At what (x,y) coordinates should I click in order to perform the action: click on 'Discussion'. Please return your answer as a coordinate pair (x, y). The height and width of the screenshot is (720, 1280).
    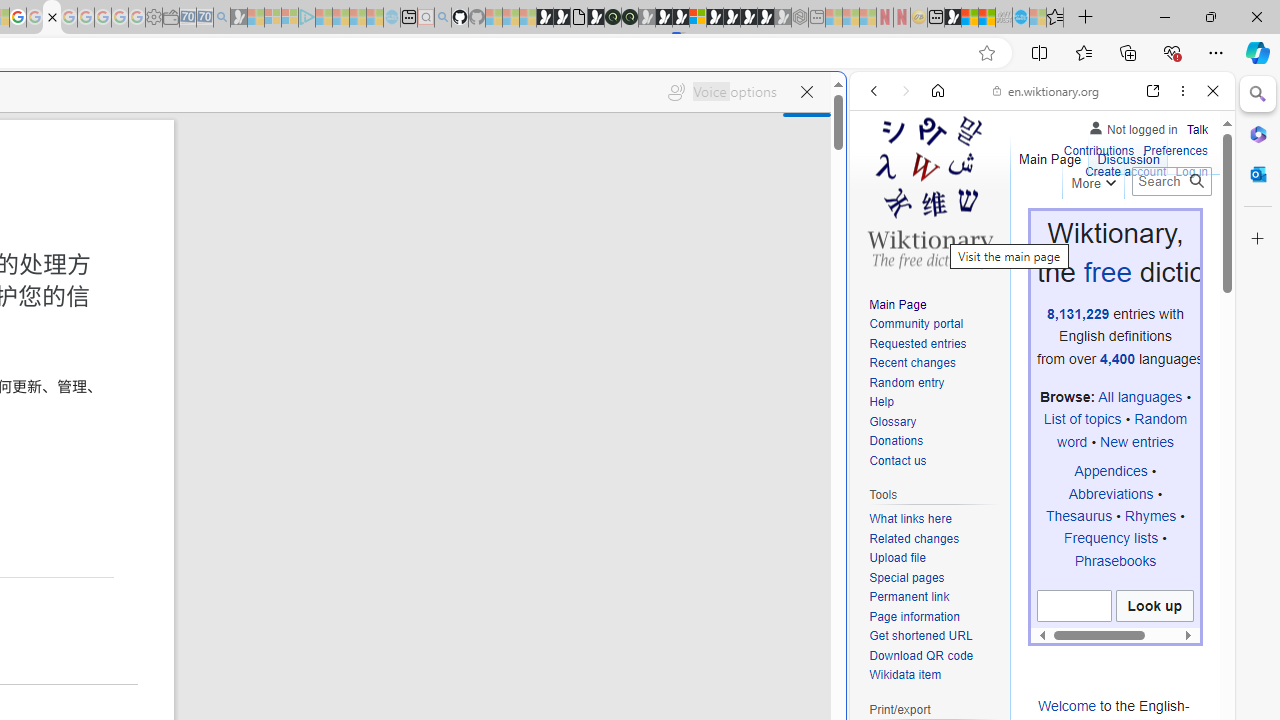
    Looking at the image, I should click on (1128, 154).